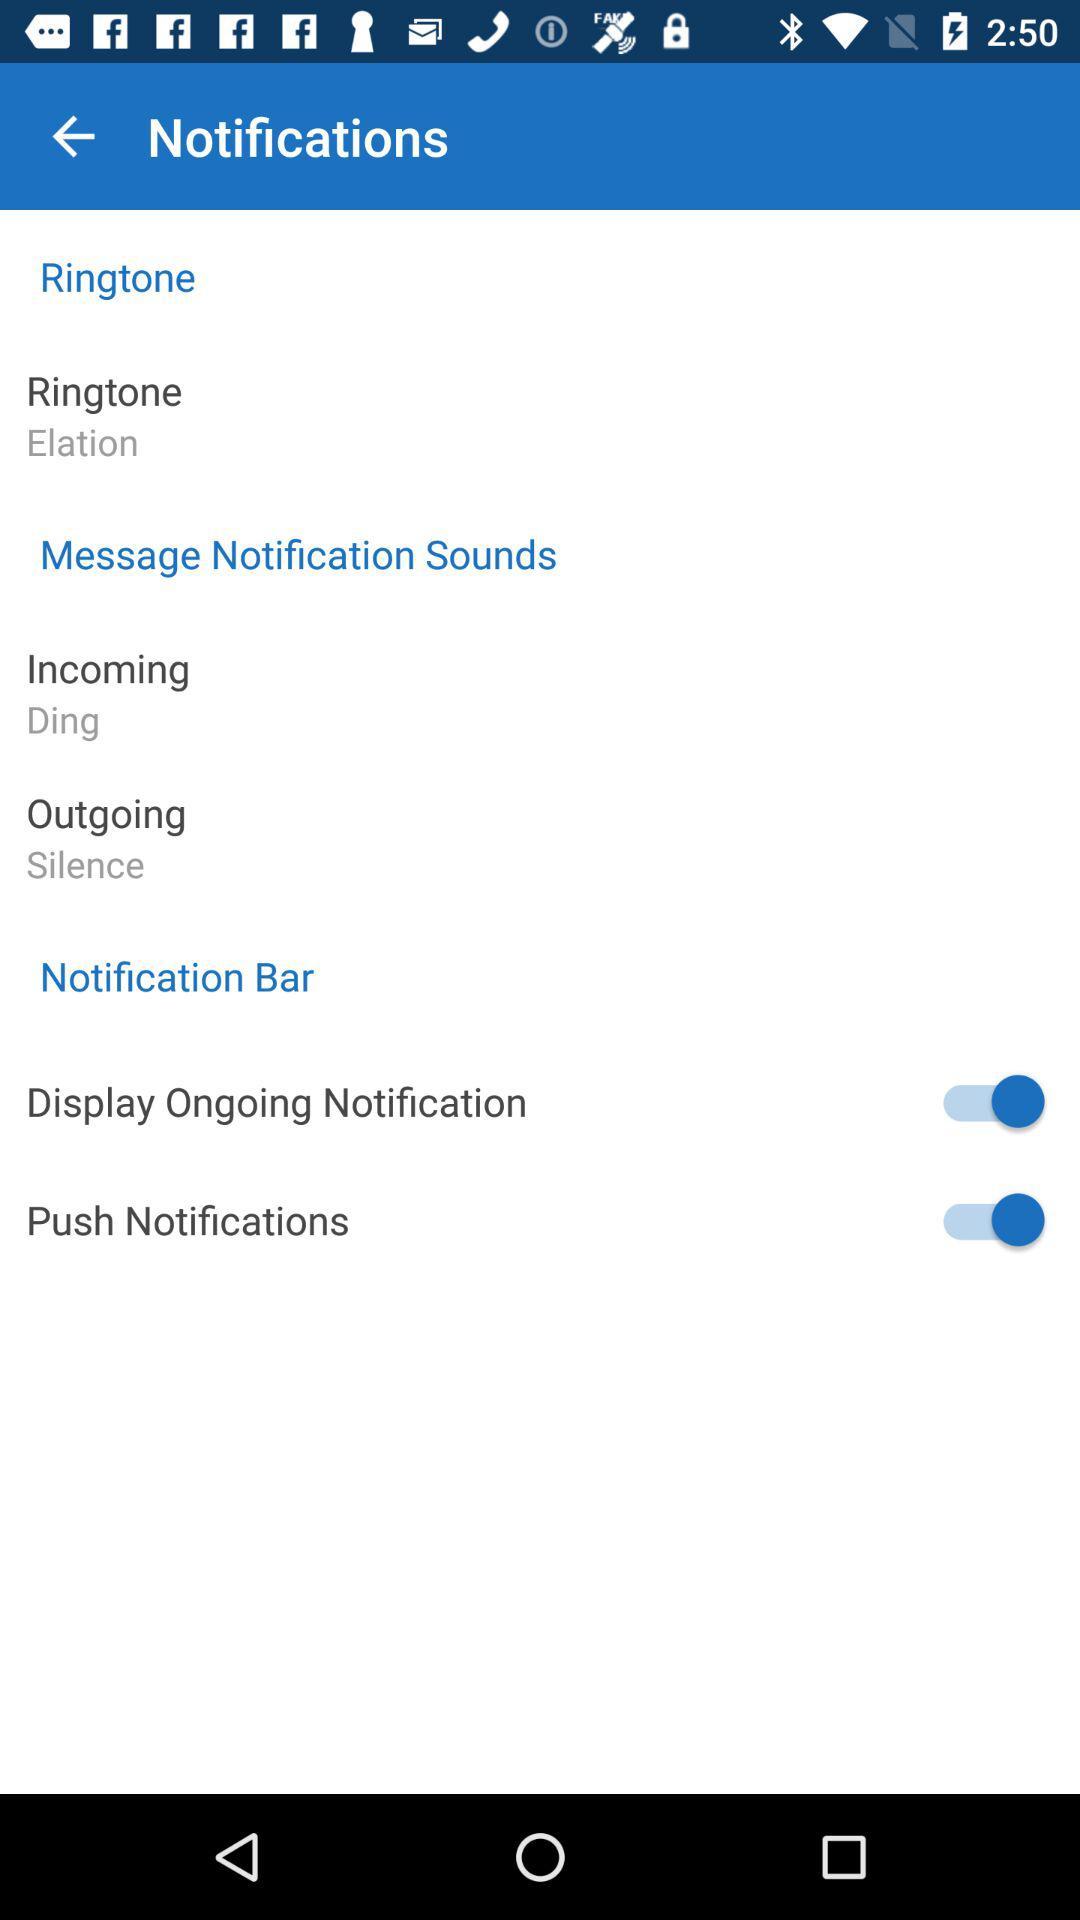 This screenshot has height=1920, width=1080. I want to click on on or off display ongoing notifications, so click(991, 1100).